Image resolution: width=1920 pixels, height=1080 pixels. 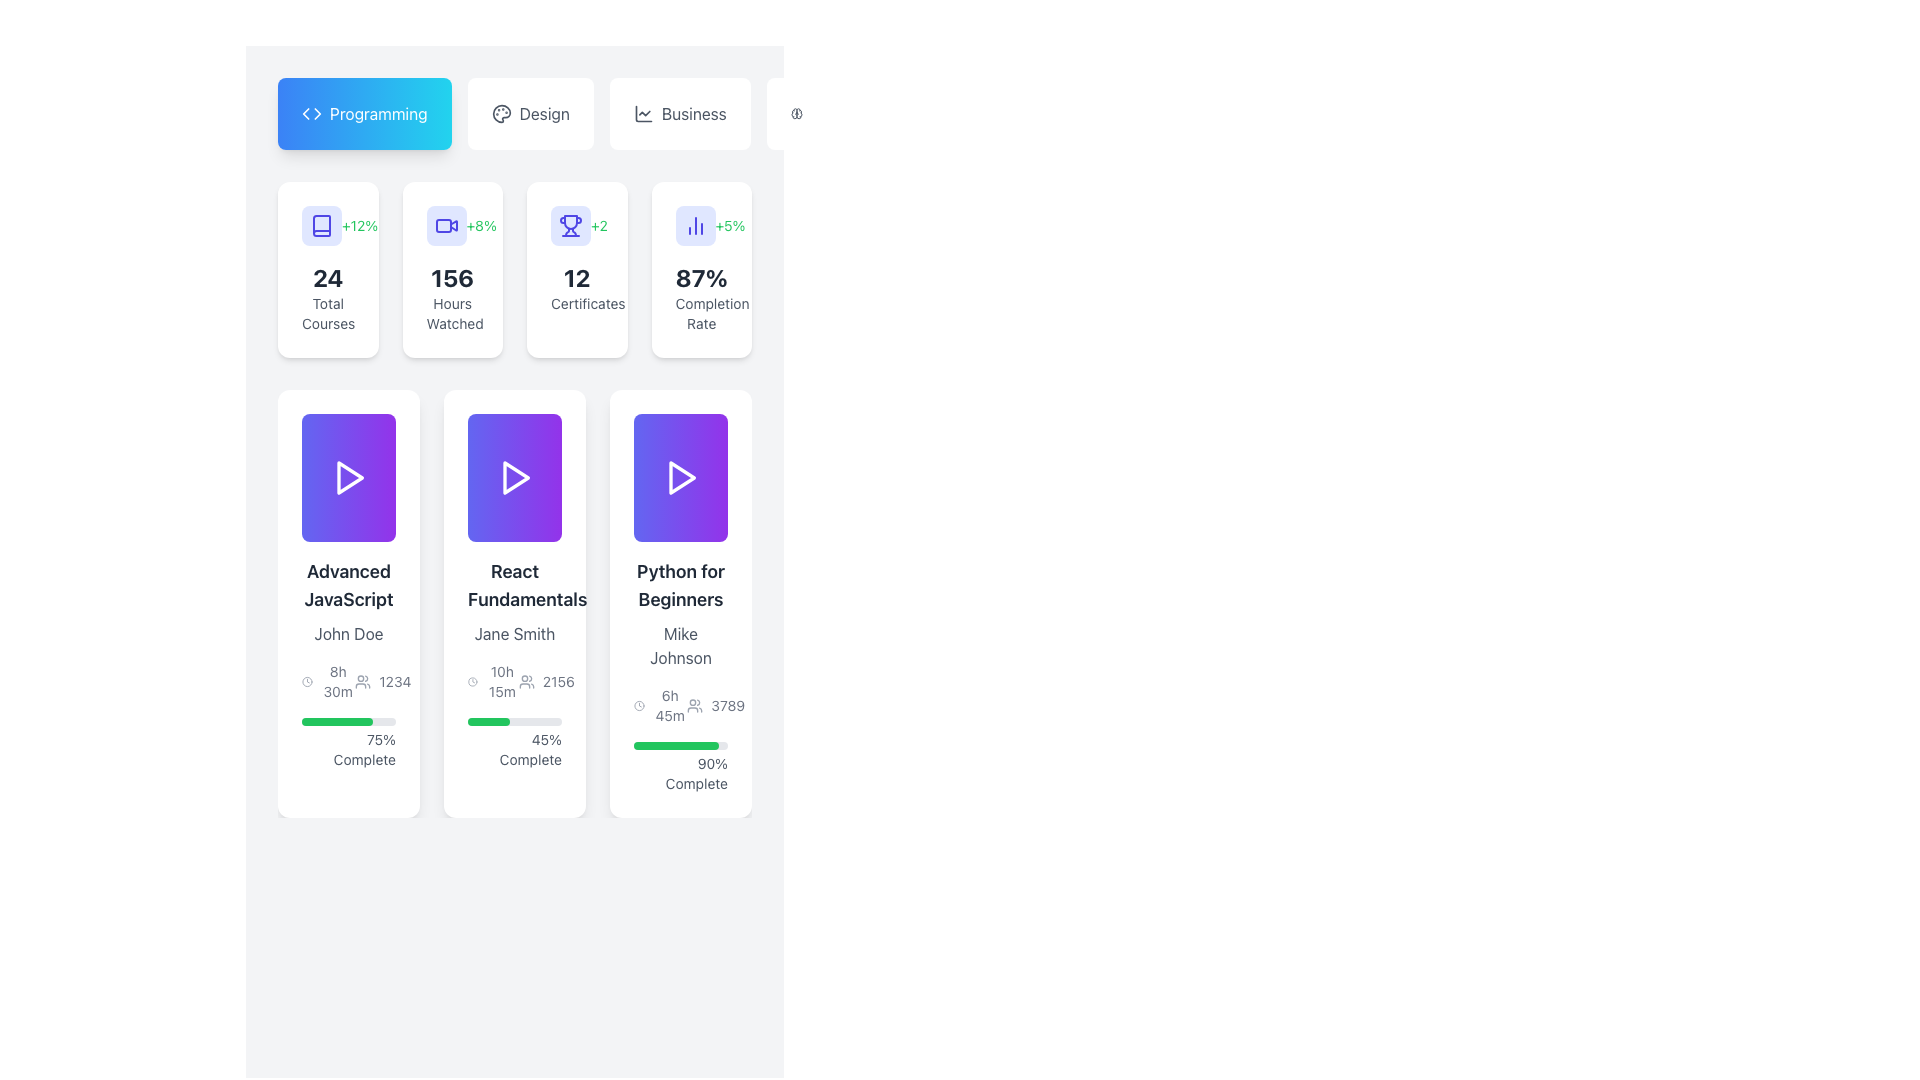 I want to click on the progress information of the '45% Complete' text label located at the bottom of the 'React Fundamentals' card, which is the second card from the left in the grid, so click(x=514, y=744).